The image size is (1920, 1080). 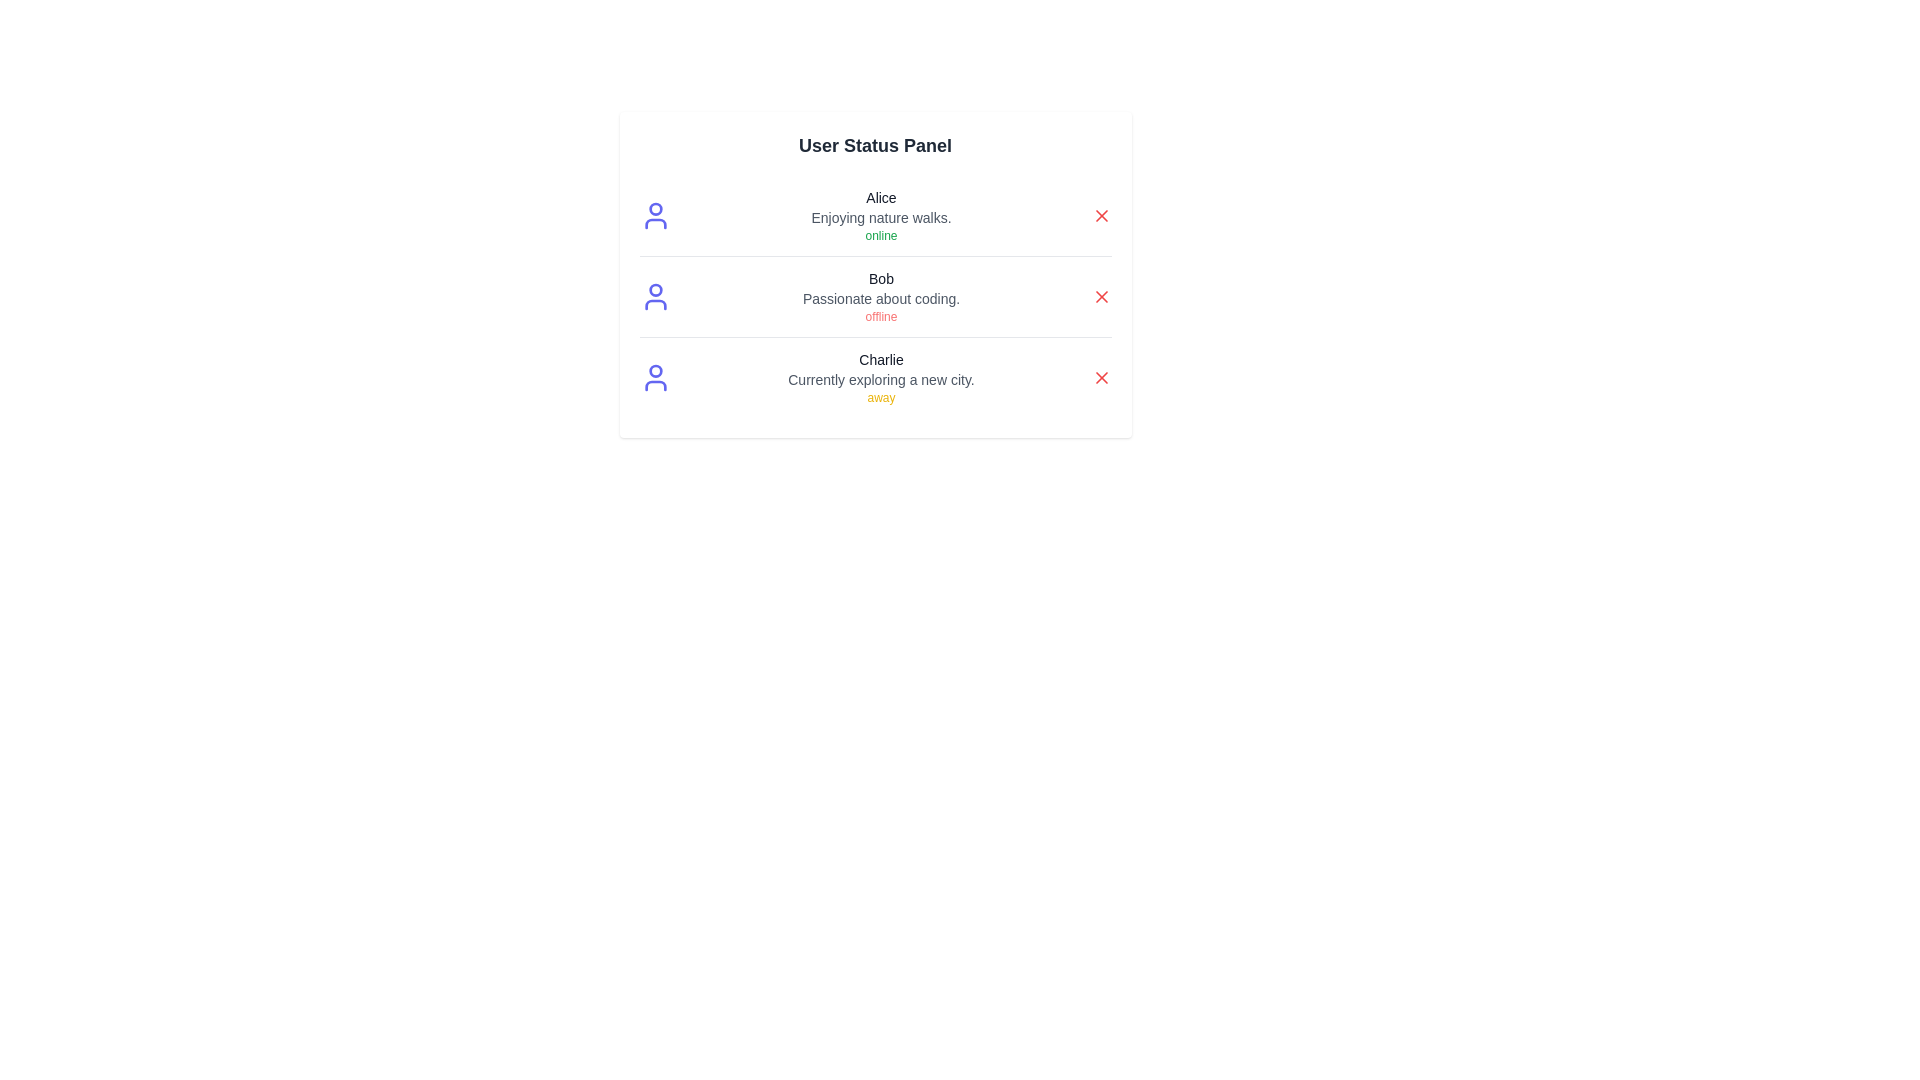 What do you see at coordinates (875, 274) in the screenshot?
I see `the individual user entries within the display panel for more details, as this element serves as a structured summary of user activities and availability` at bounding box center [875, 274].